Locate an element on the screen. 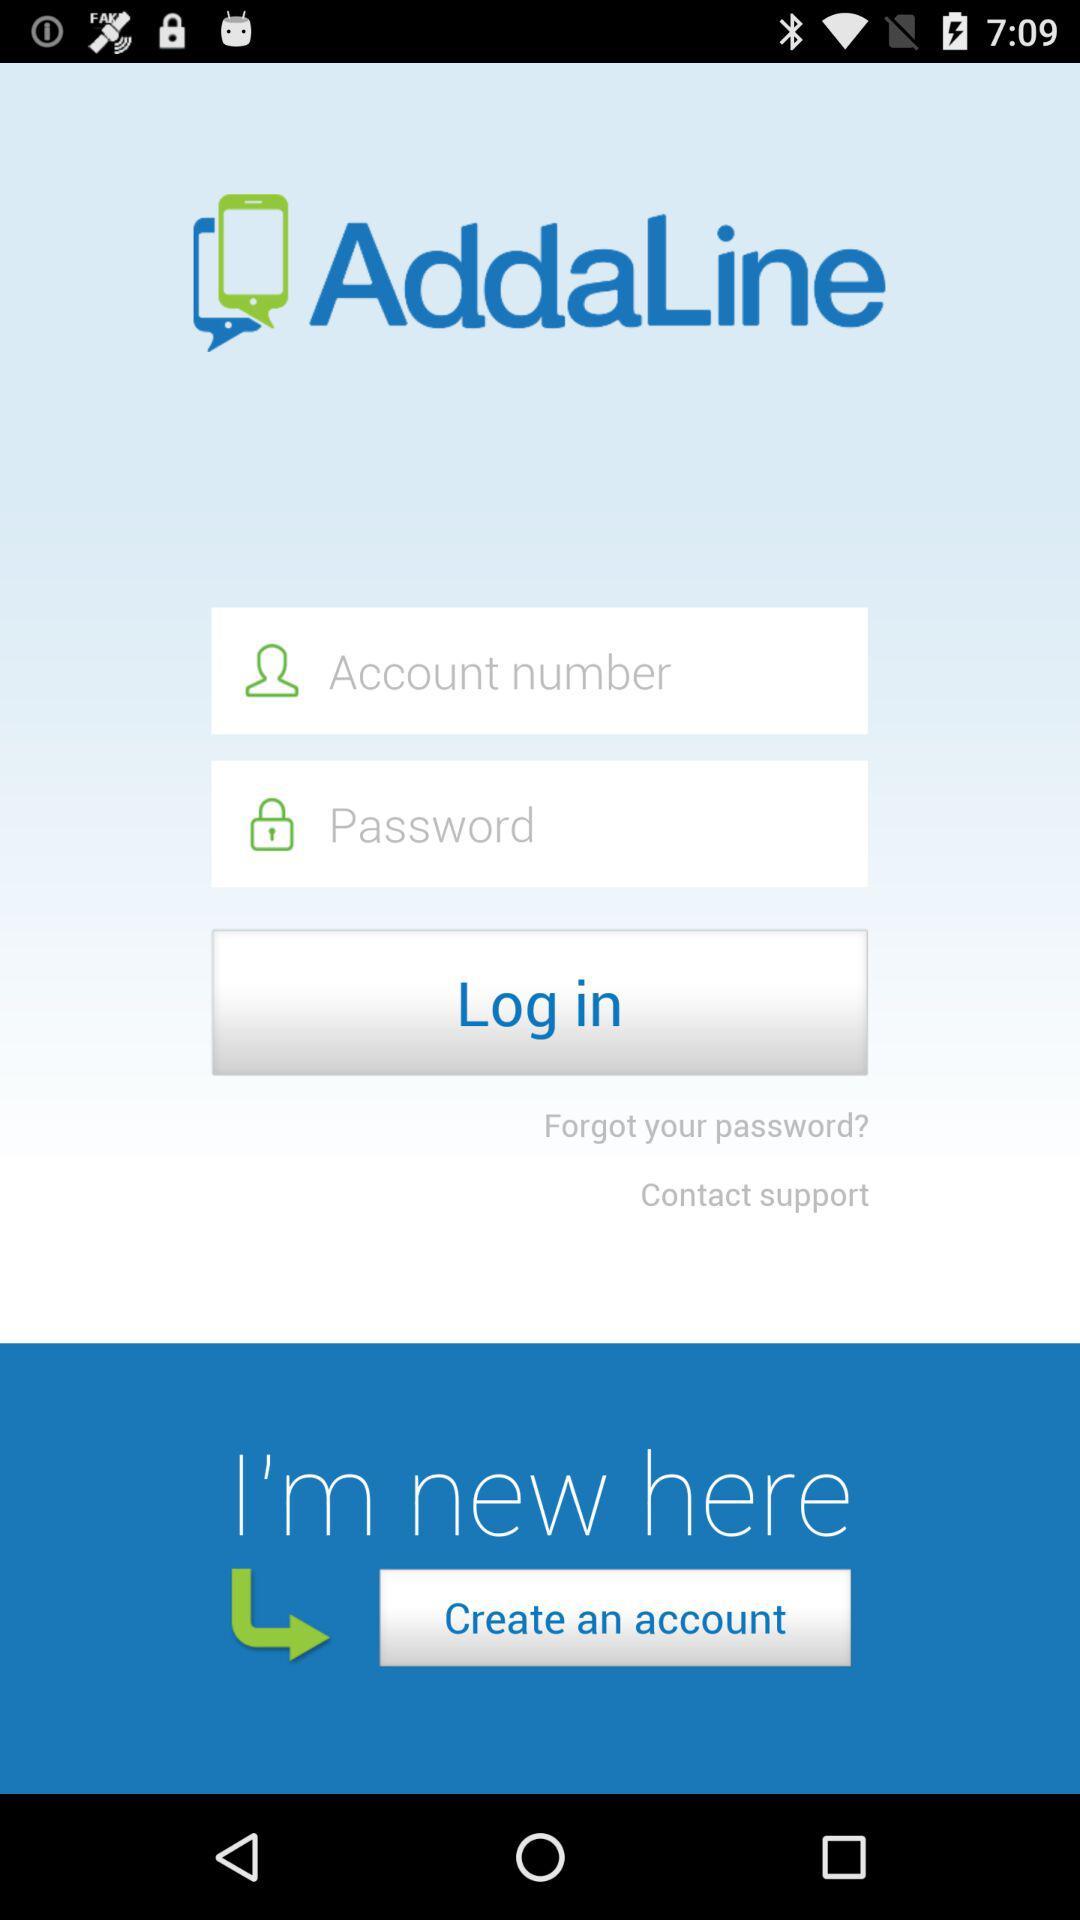 This screenshot has width=1080, height=1920. the icon on the right is located at coordinates (754, 1193).